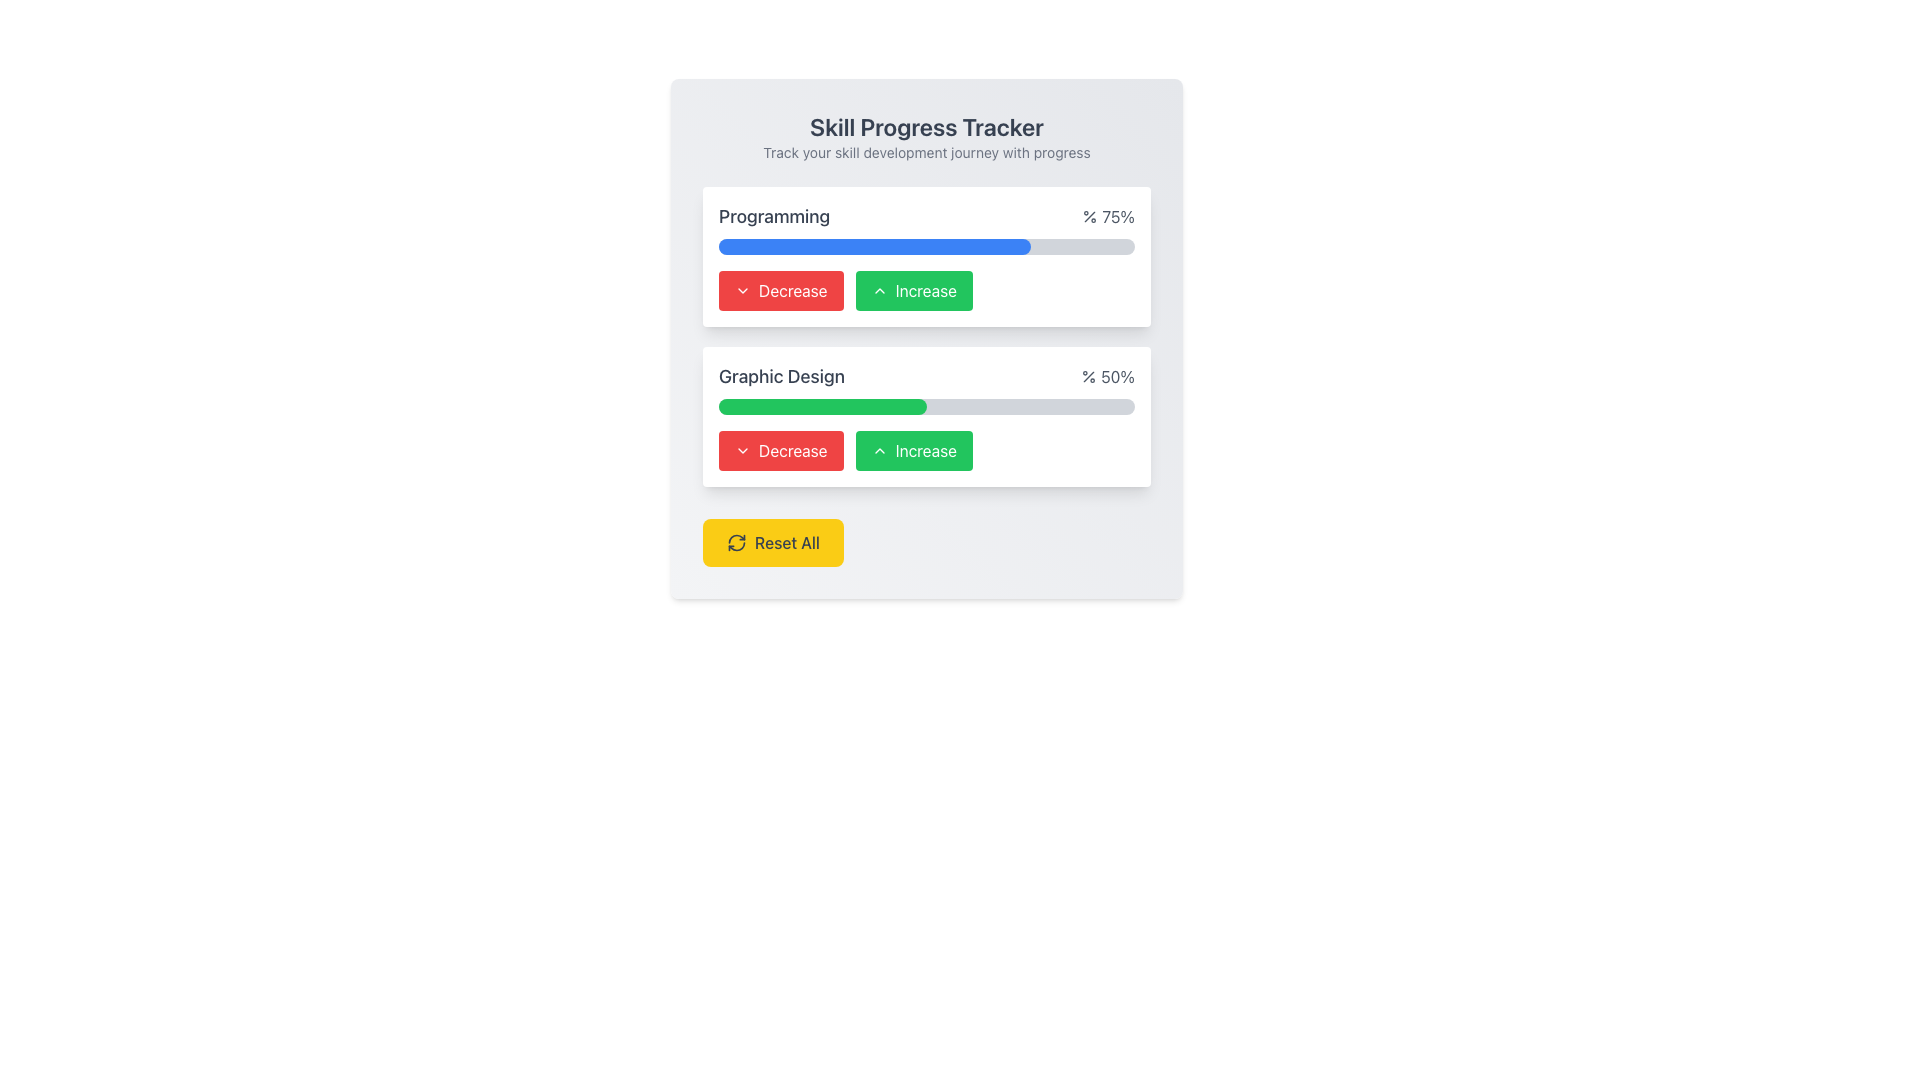 Image resolution: width=1920 pixels, height=1080 pixels. I want to click on the decorative diagonal line within the SVG icon representing the percentage symbol, located to the left of the Programming progress percentage text (75%) in the top progress tracker box, so click(1089, 216).